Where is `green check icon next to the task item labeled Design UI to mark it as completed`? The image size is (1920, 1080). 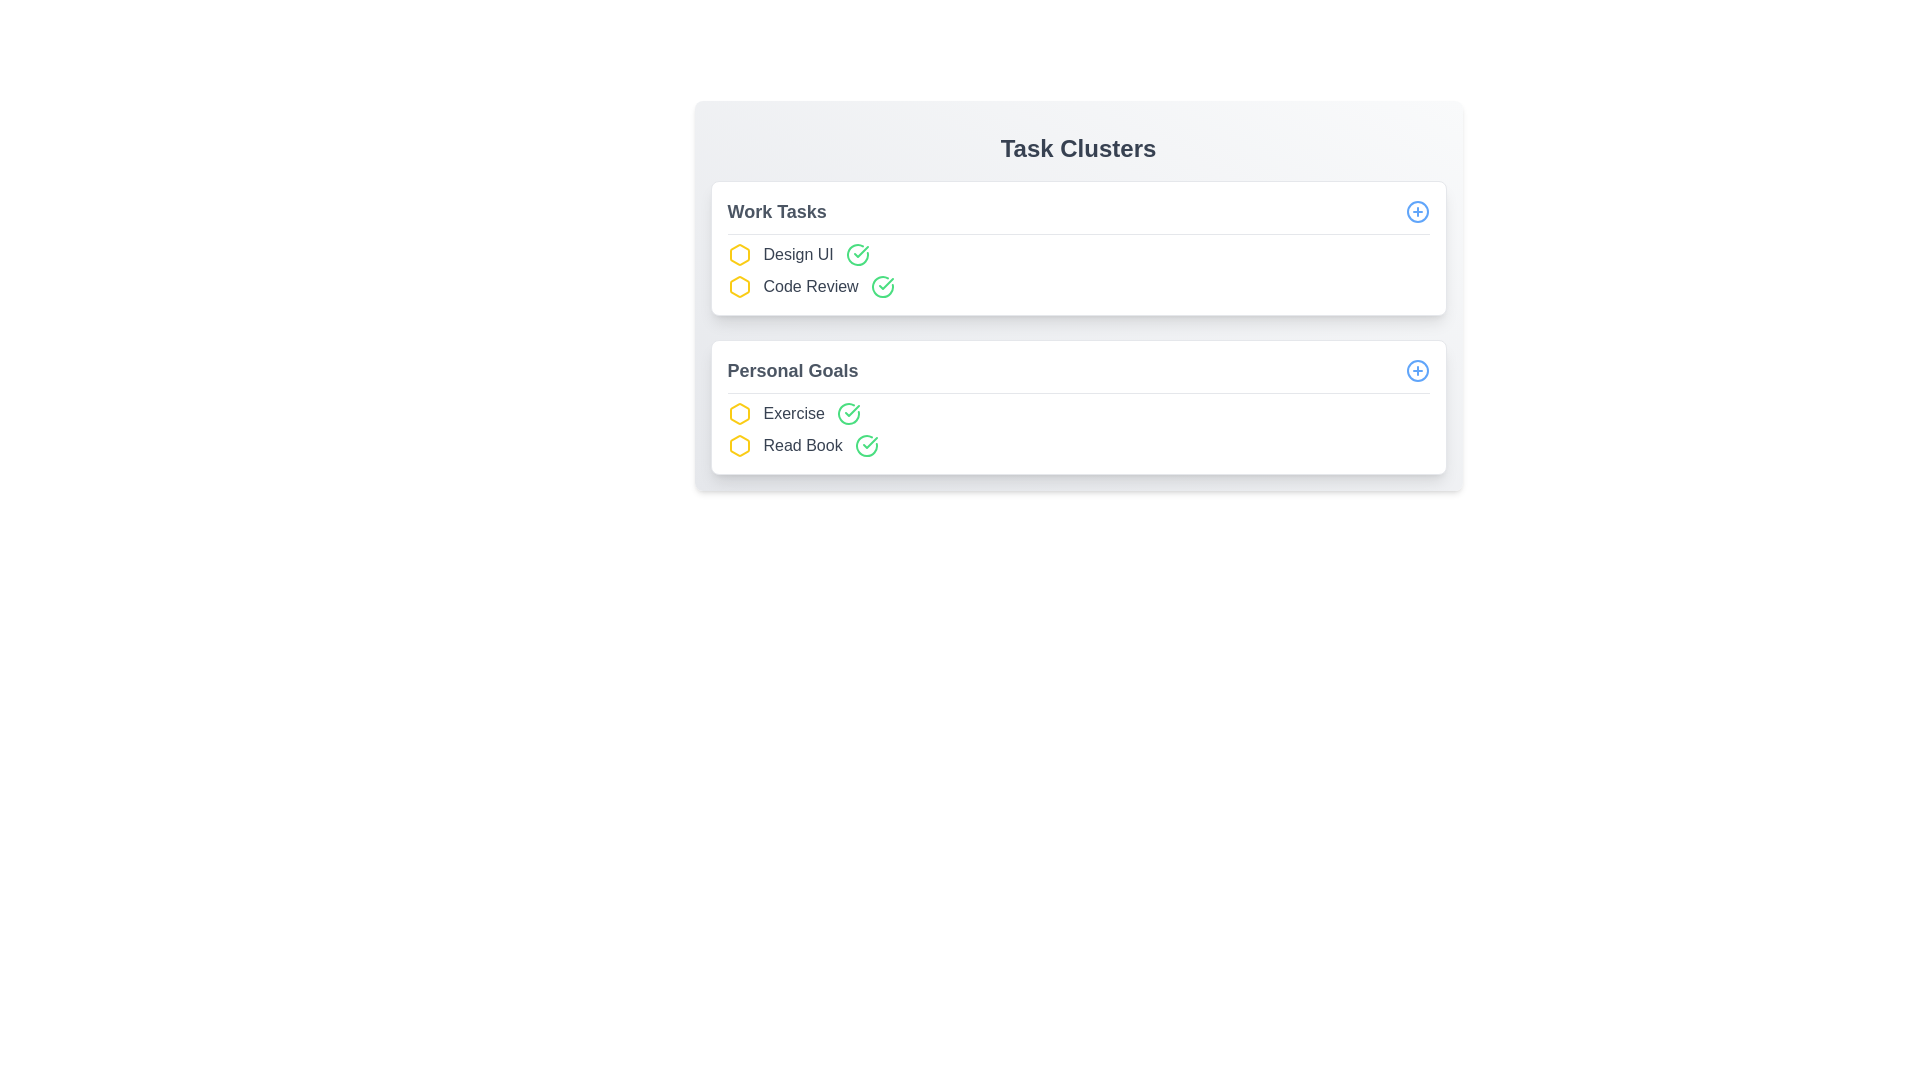
green check icon next to the task item labeled Design UI to mark it as completed is located at coordinates (857, 253).